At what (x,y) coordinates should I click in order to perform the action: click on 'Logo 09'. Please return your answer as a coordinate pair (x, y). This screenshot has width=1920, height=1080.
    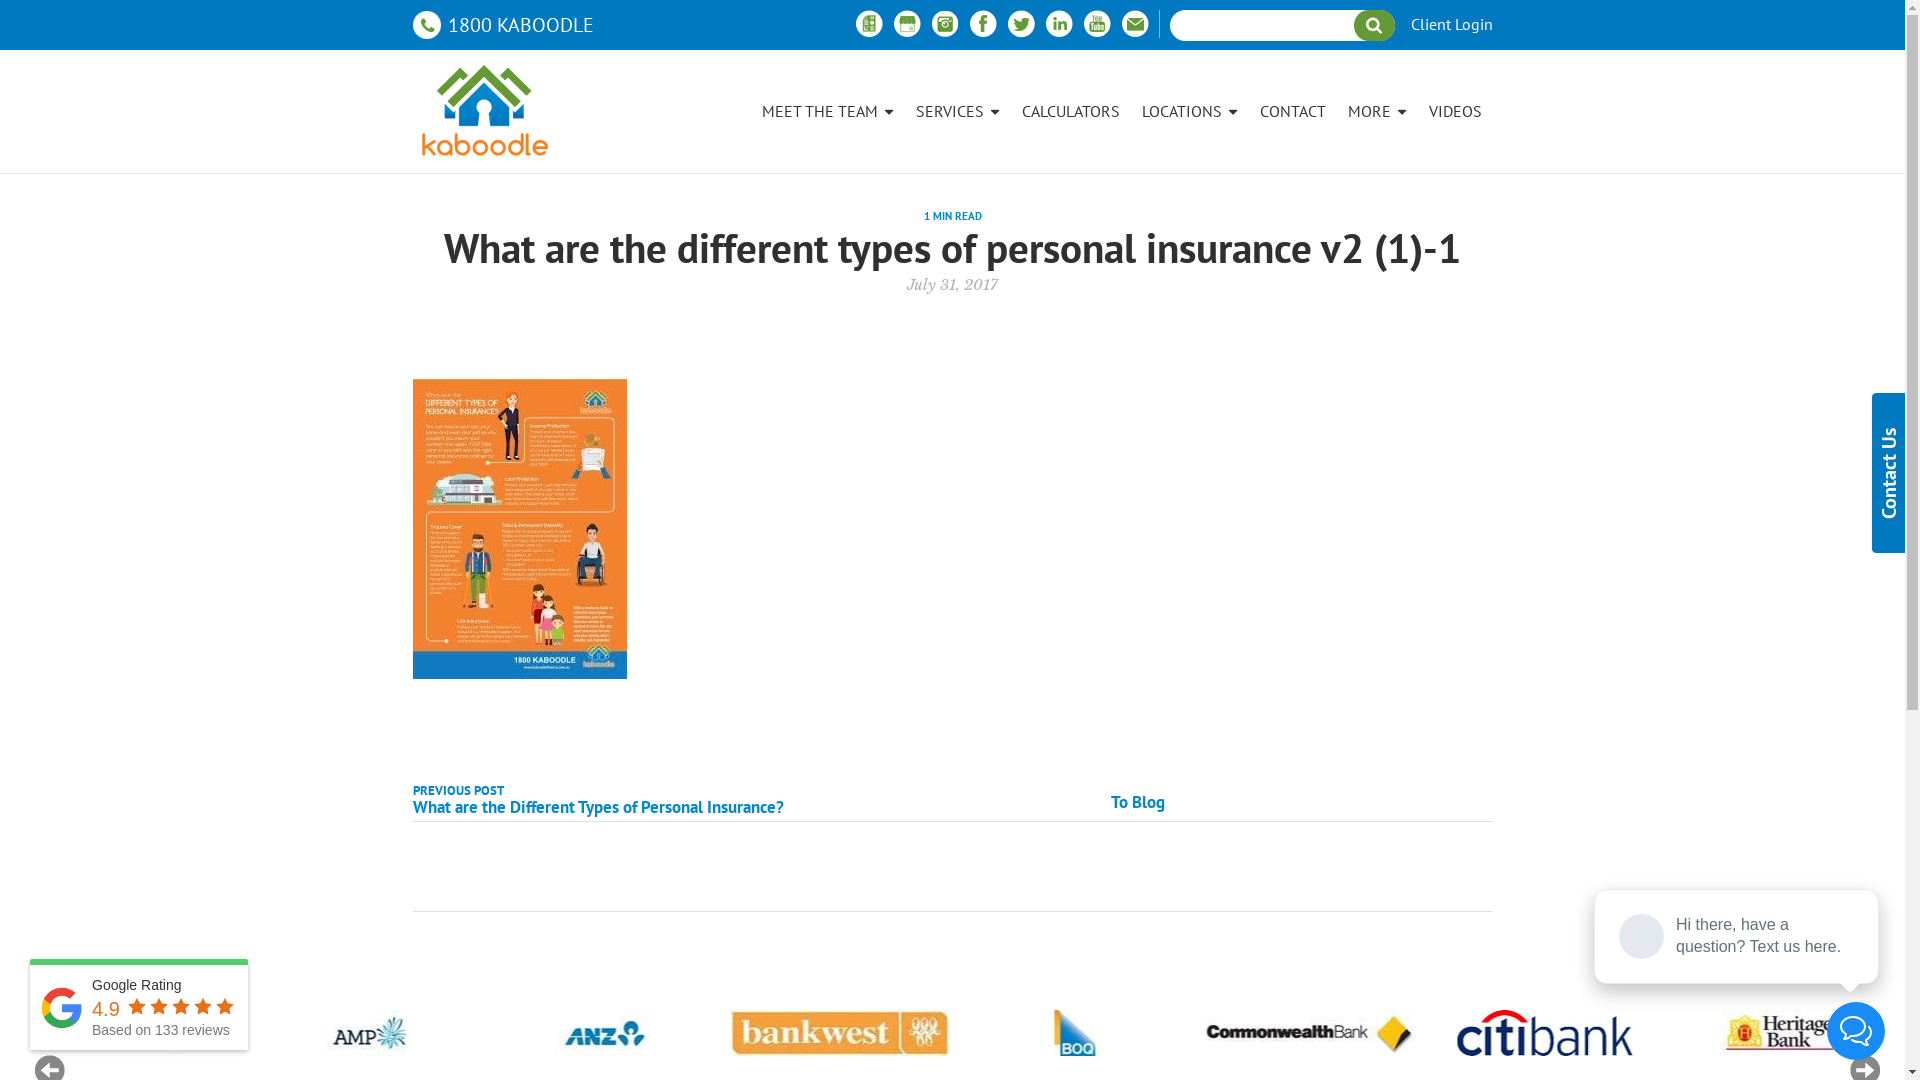
    Looking at the image, I should click on (1740, 1033).